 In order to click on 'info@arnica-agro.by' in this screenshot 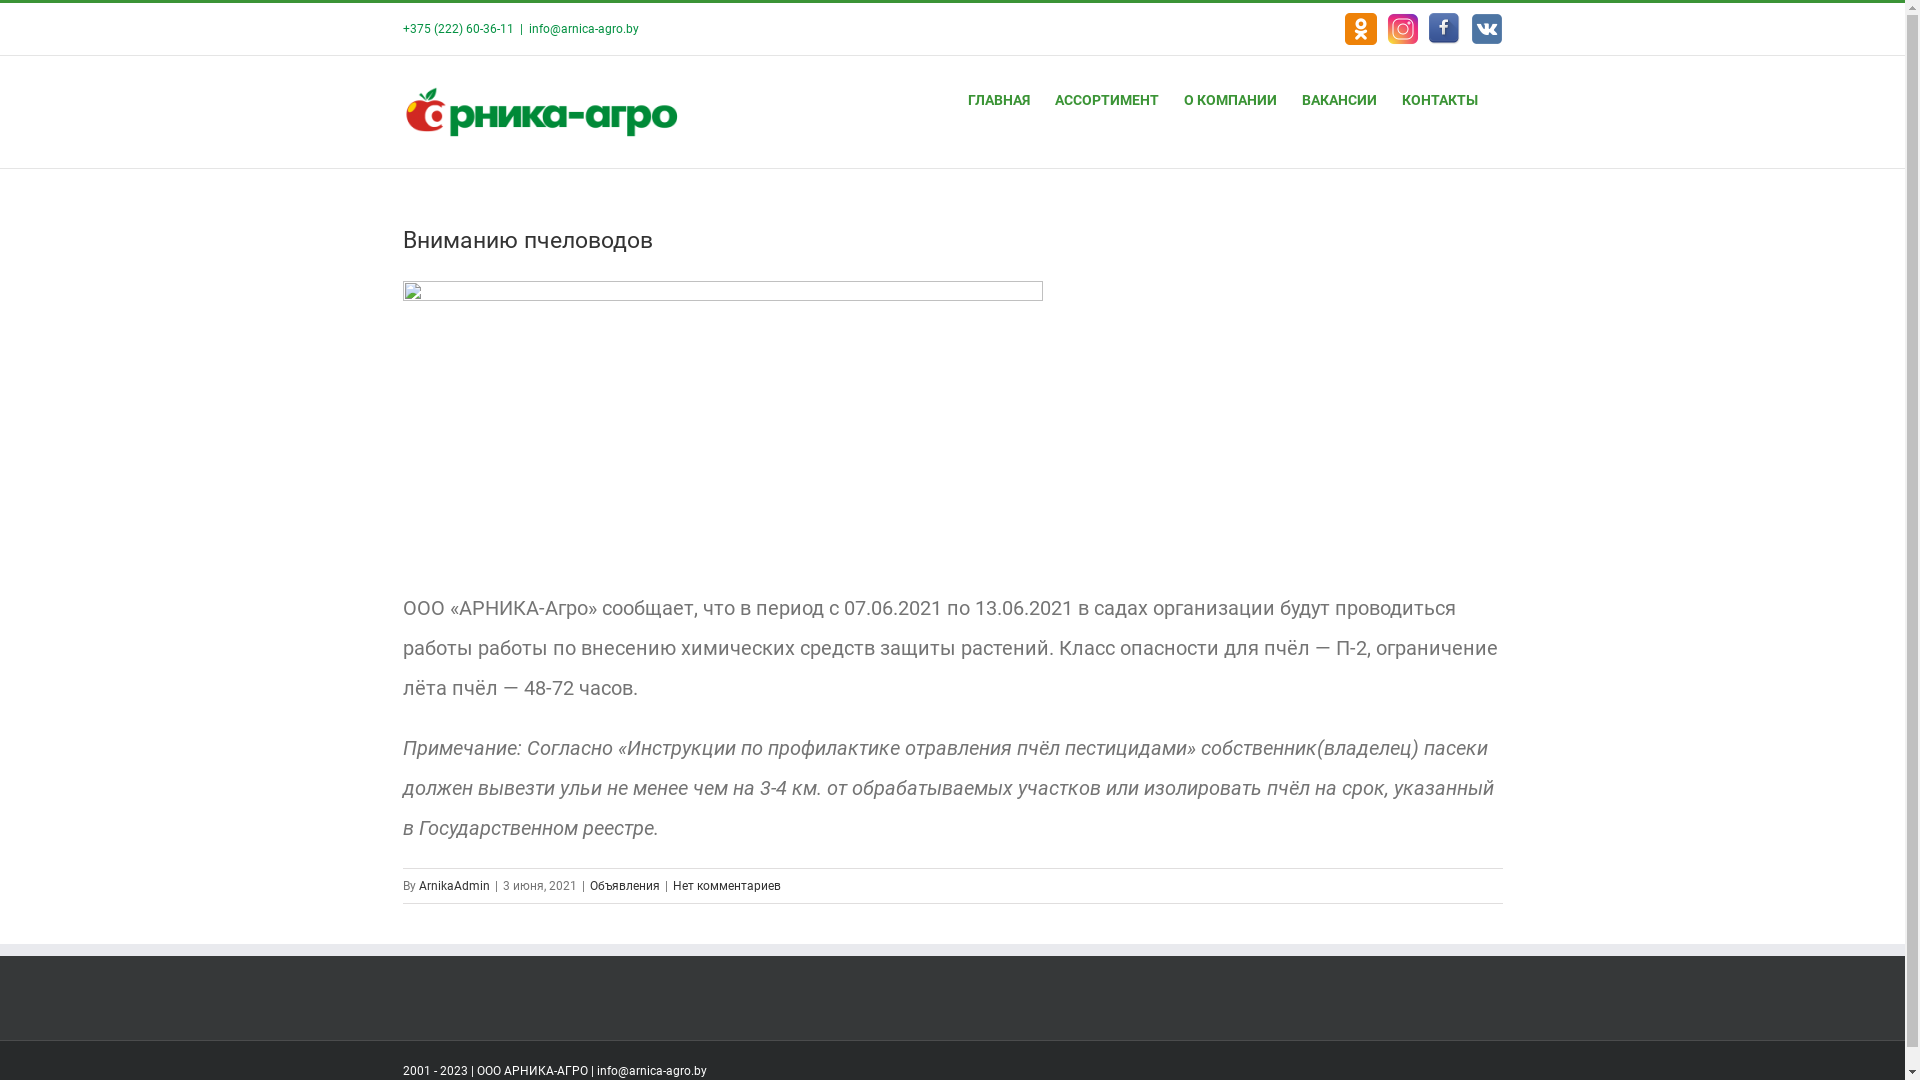, I will do `click(581, 29)`.